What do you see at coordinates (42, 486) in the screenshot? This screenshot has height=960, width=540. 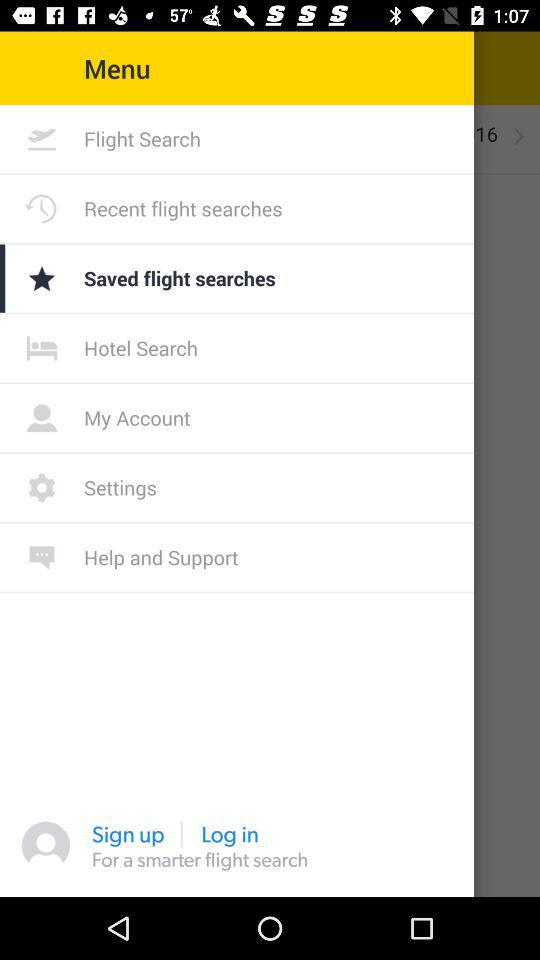 I see `icon left to settings` at bounding box center [42, 486].